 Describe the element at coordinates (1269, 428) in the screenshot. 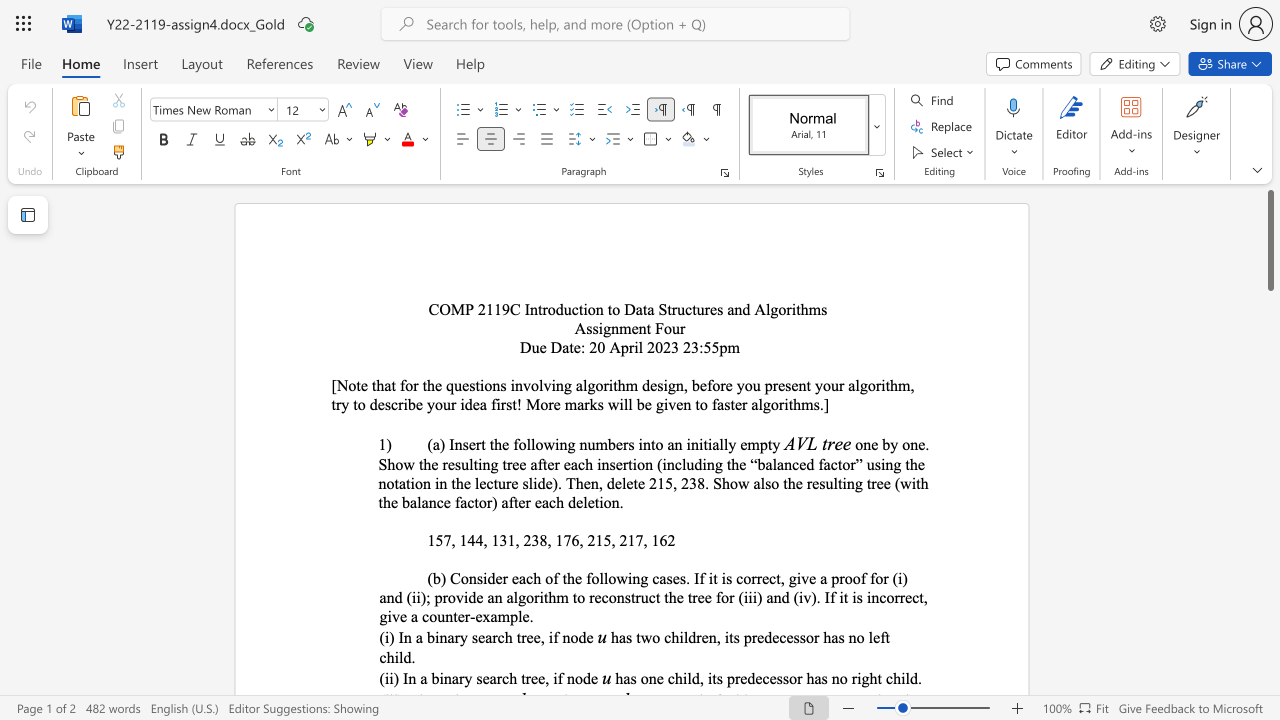

I see `the scrollbar to scroll downward` at that location.